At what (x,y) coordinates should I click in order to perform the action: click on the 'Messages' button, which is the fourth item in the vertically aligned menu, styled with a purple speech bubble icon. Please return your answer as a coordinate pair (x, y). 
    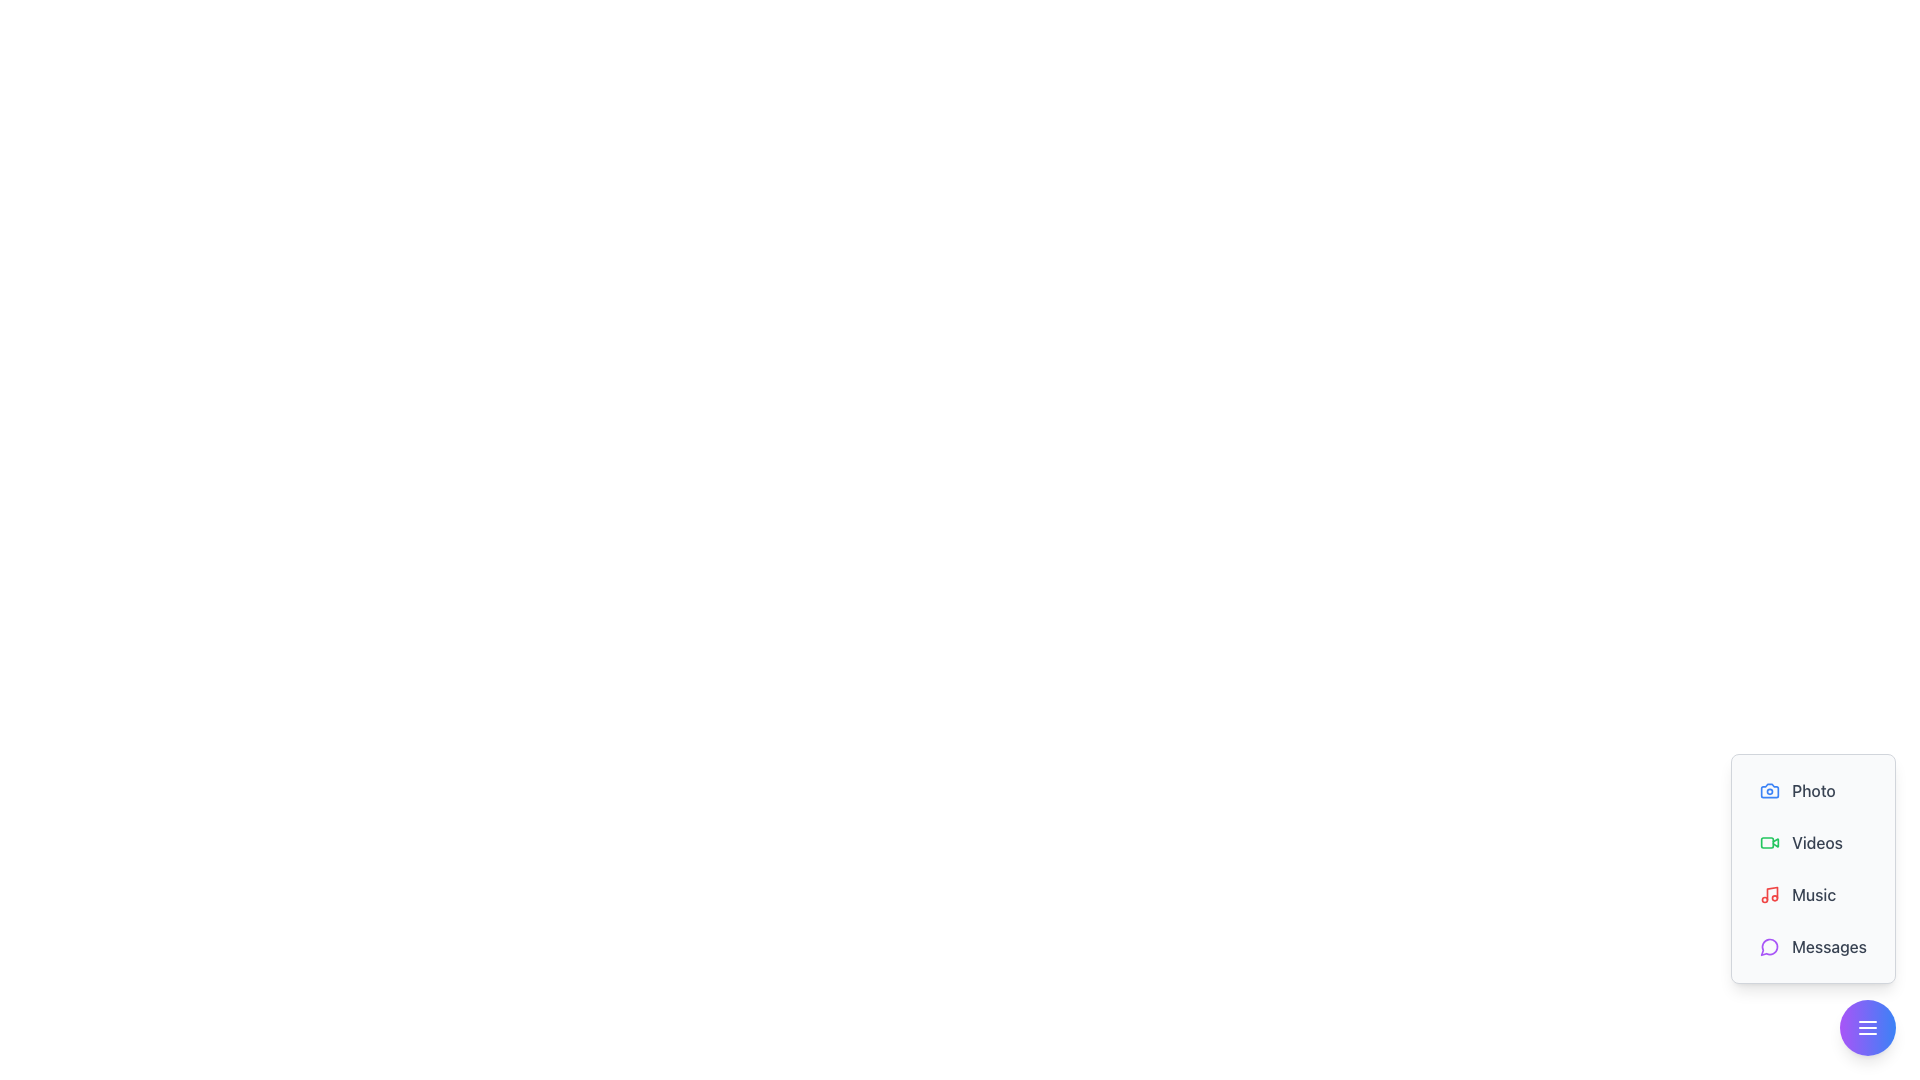
    Looking at the image, I should click on (1813, 946).